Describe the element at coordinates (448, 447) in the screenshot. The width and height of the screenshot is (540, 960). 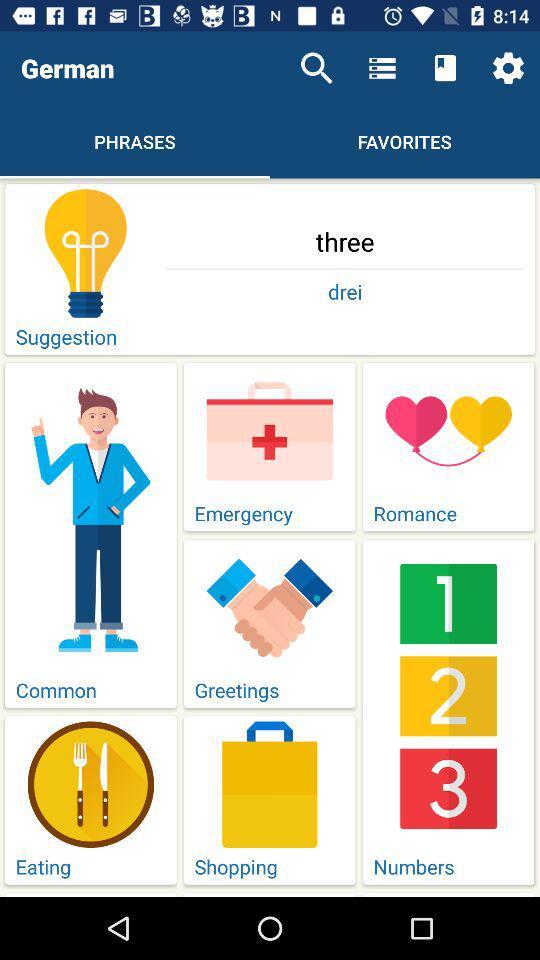
I see `the romance button` at that location.